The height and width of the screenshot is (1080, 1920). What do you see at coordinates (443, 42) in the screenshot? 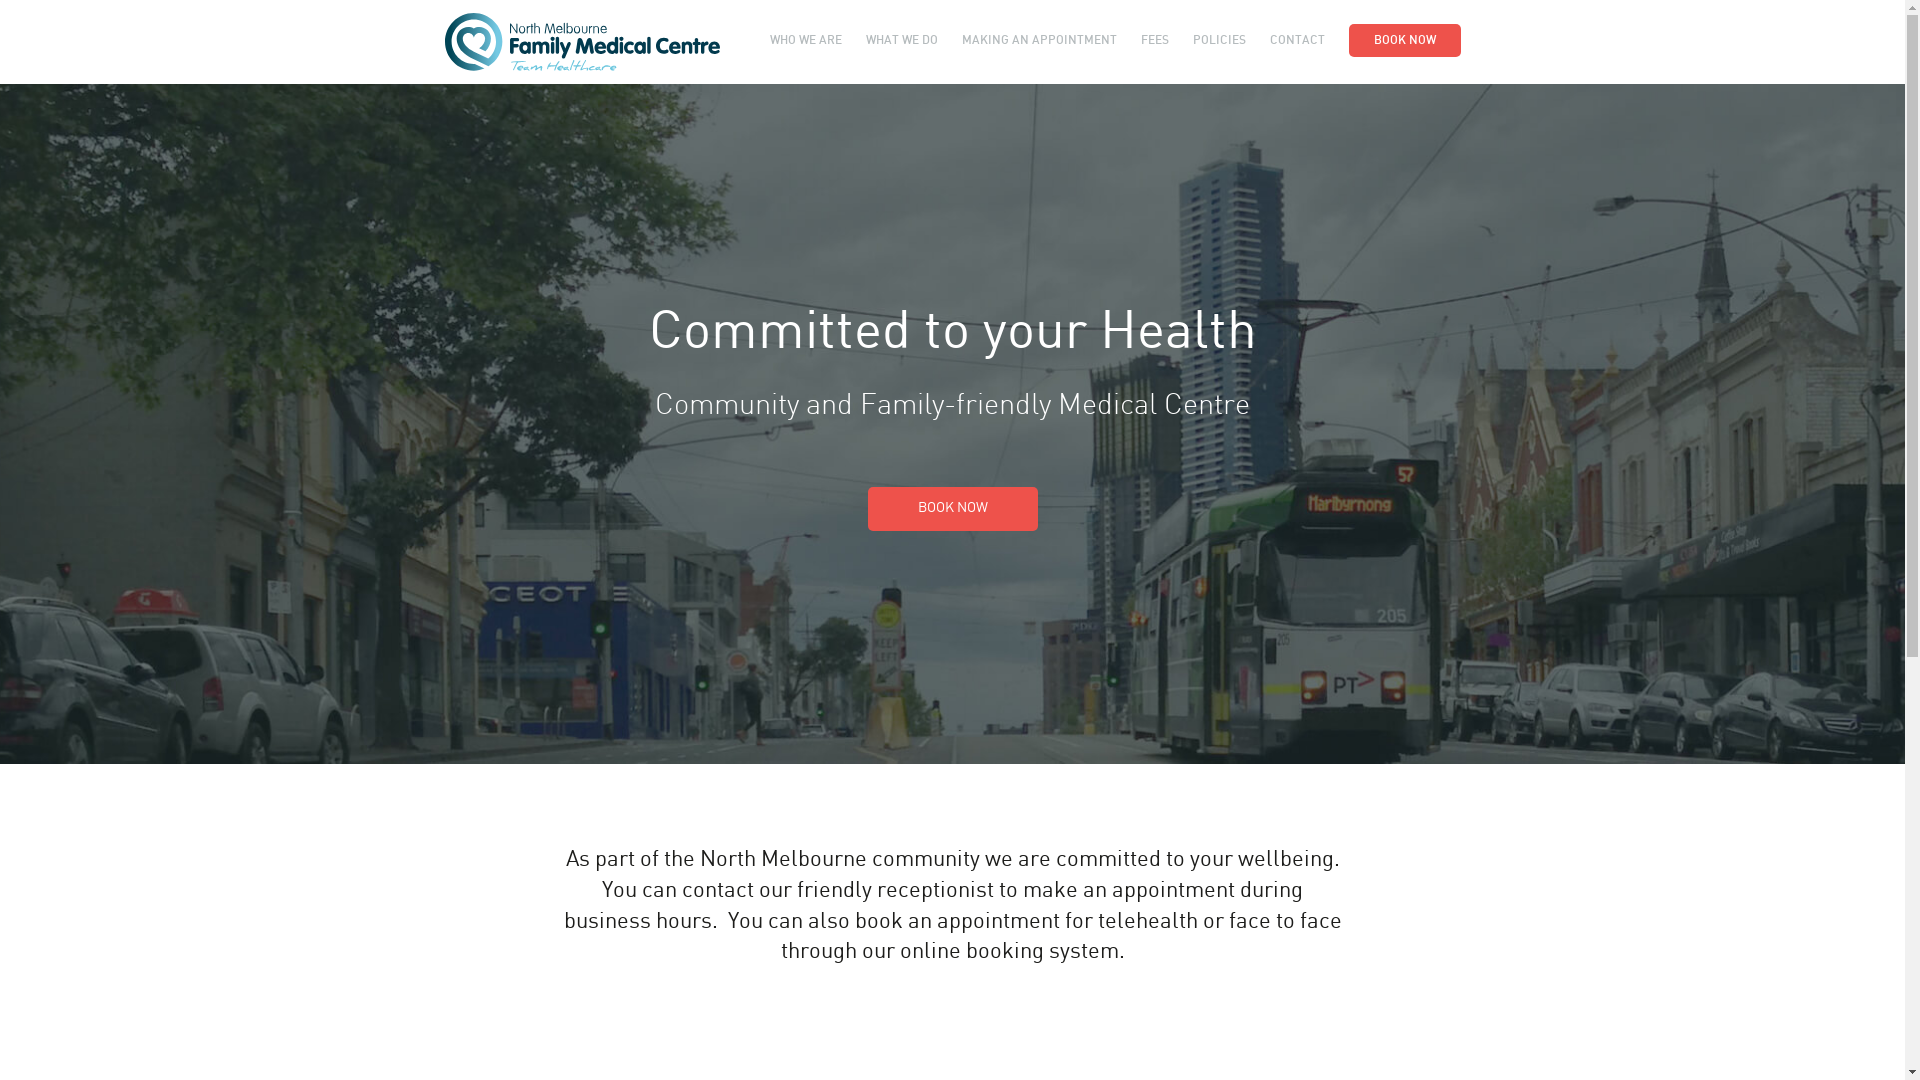
I see `'North Melbourne Family Medical Centre'` at bounding box center [443, 42].